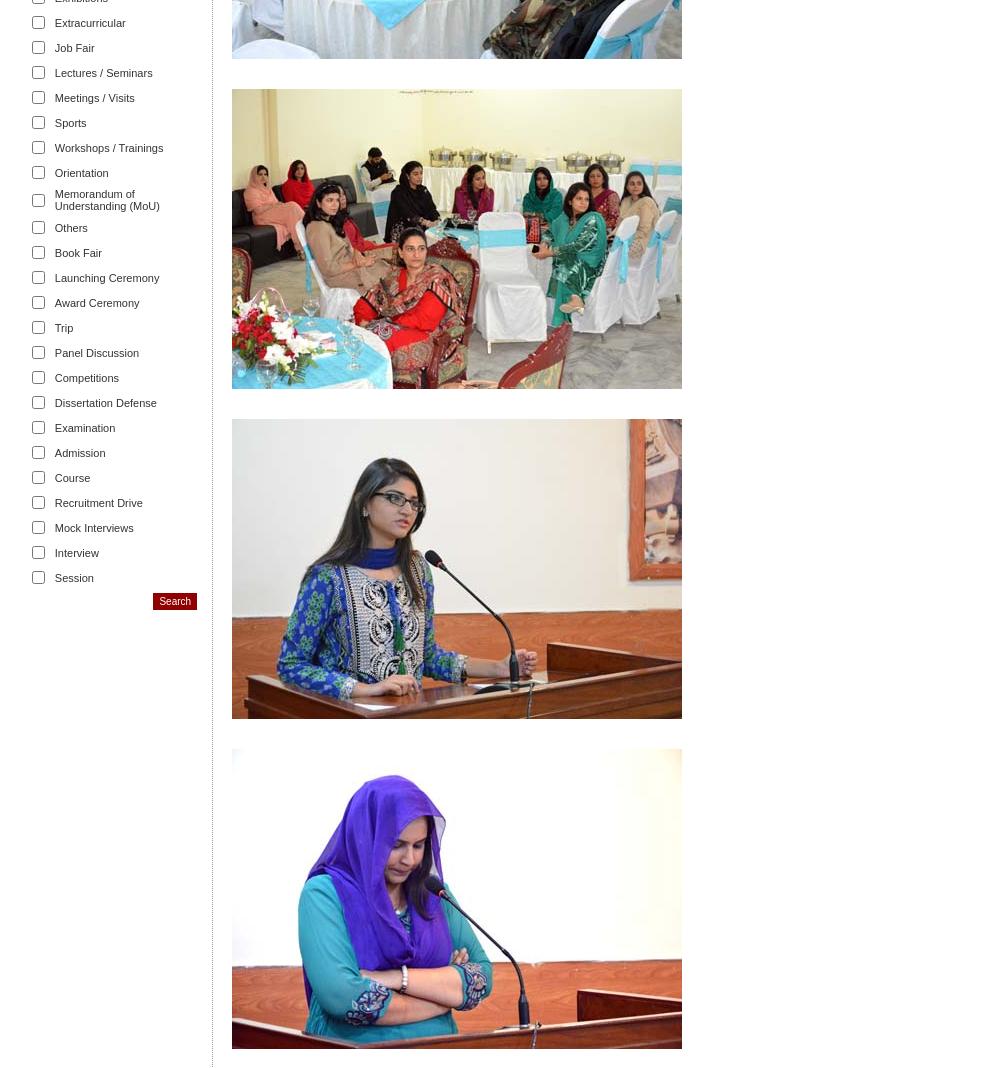 The height and width of the screenshot is (1068, 1000). What do you see at coordinates (76, 252) in the screenshot?
I see `'Book Fair'` at bounding box center [76, 252].